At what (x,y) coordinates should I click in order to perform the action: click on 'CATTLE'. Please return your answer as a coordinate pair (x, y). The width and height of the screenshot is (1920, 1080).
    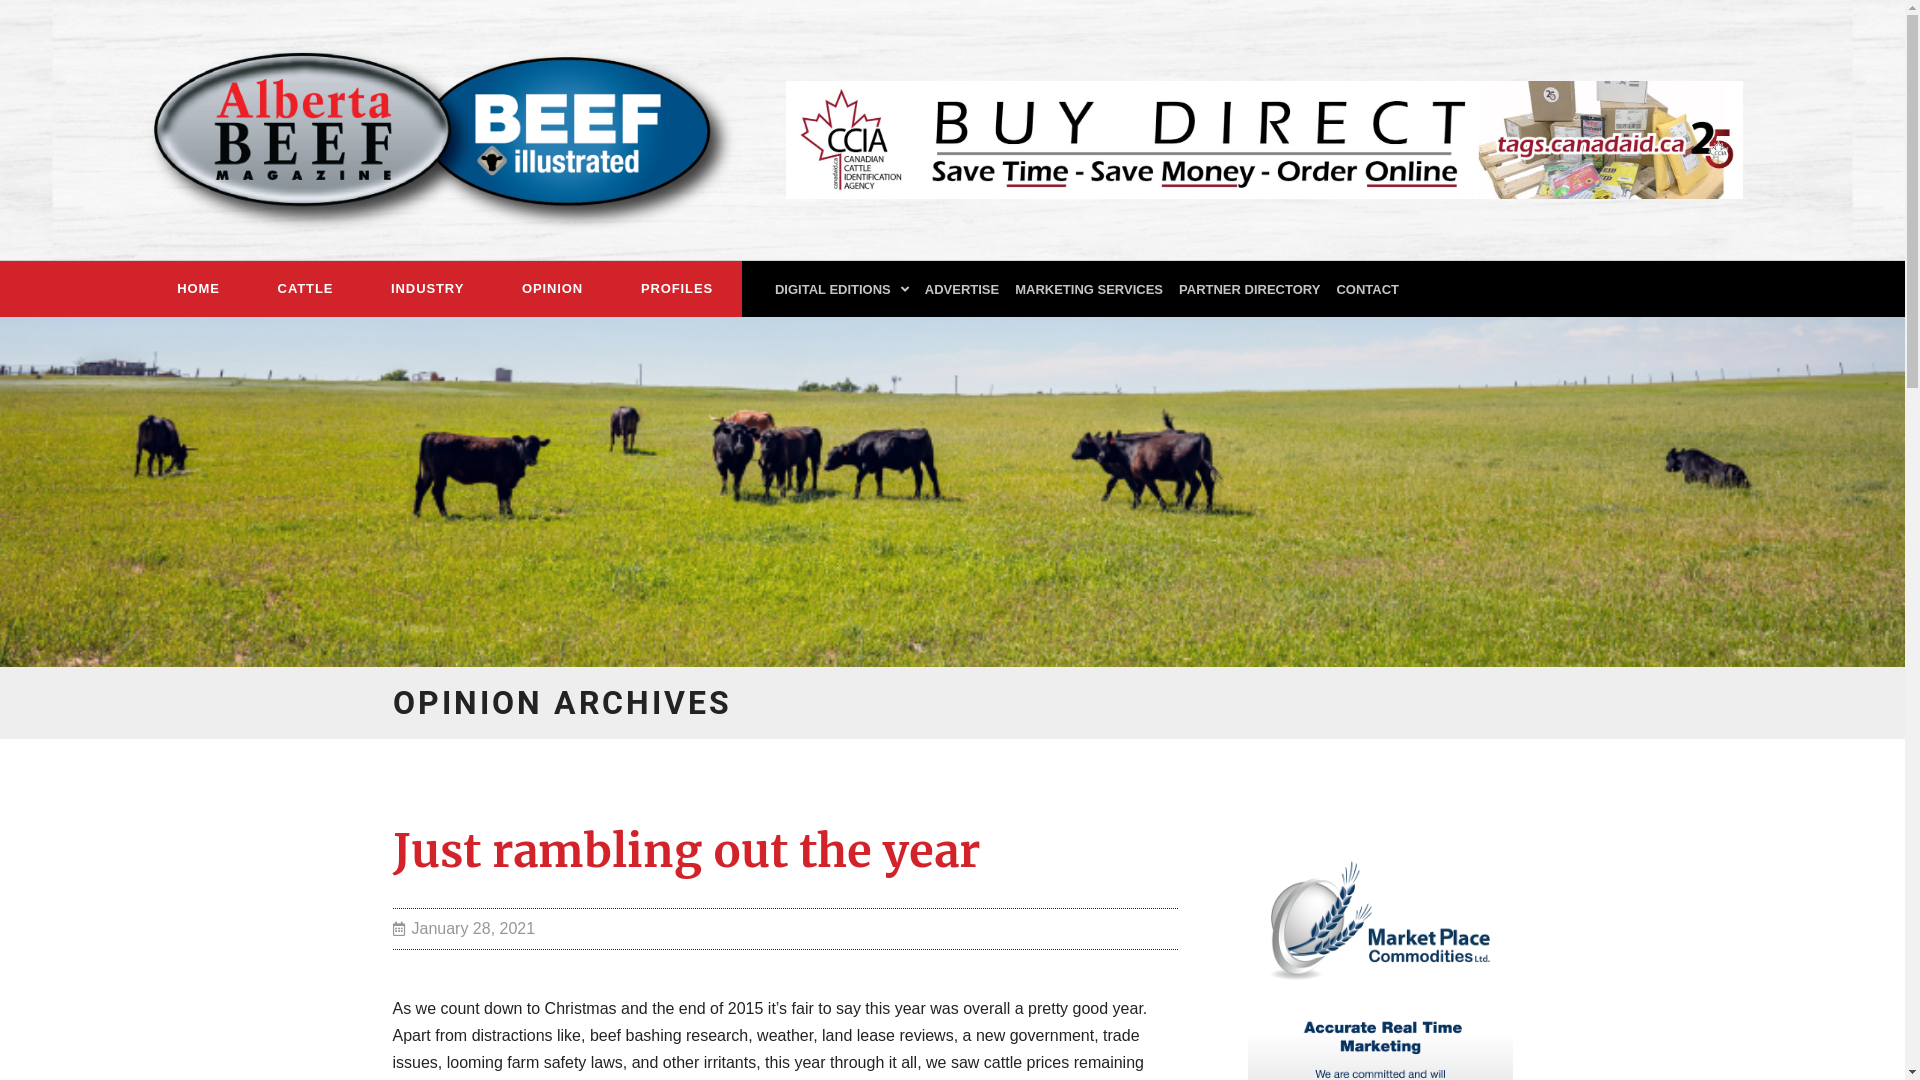
    Looking at the image, I should click on (248, 289).